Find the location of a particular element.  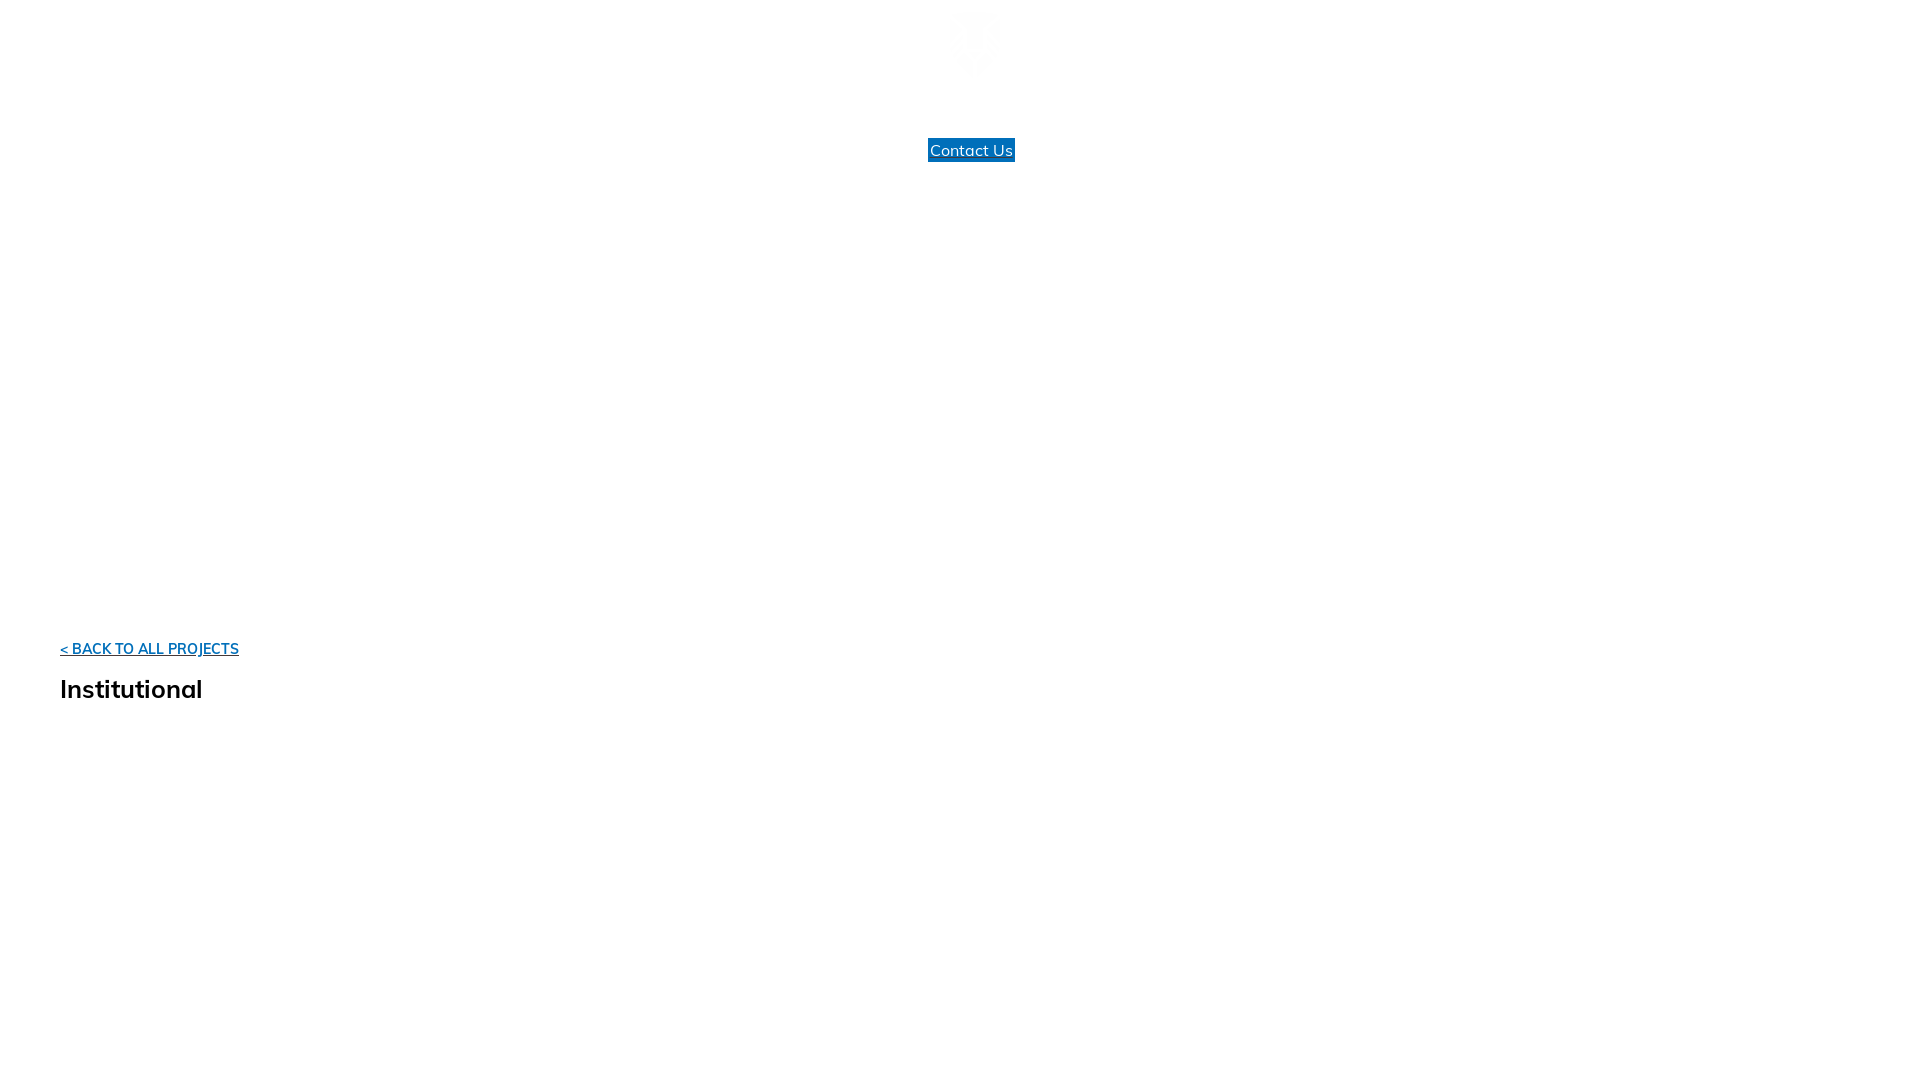

'Projects' is located at coordinates (177, 116).